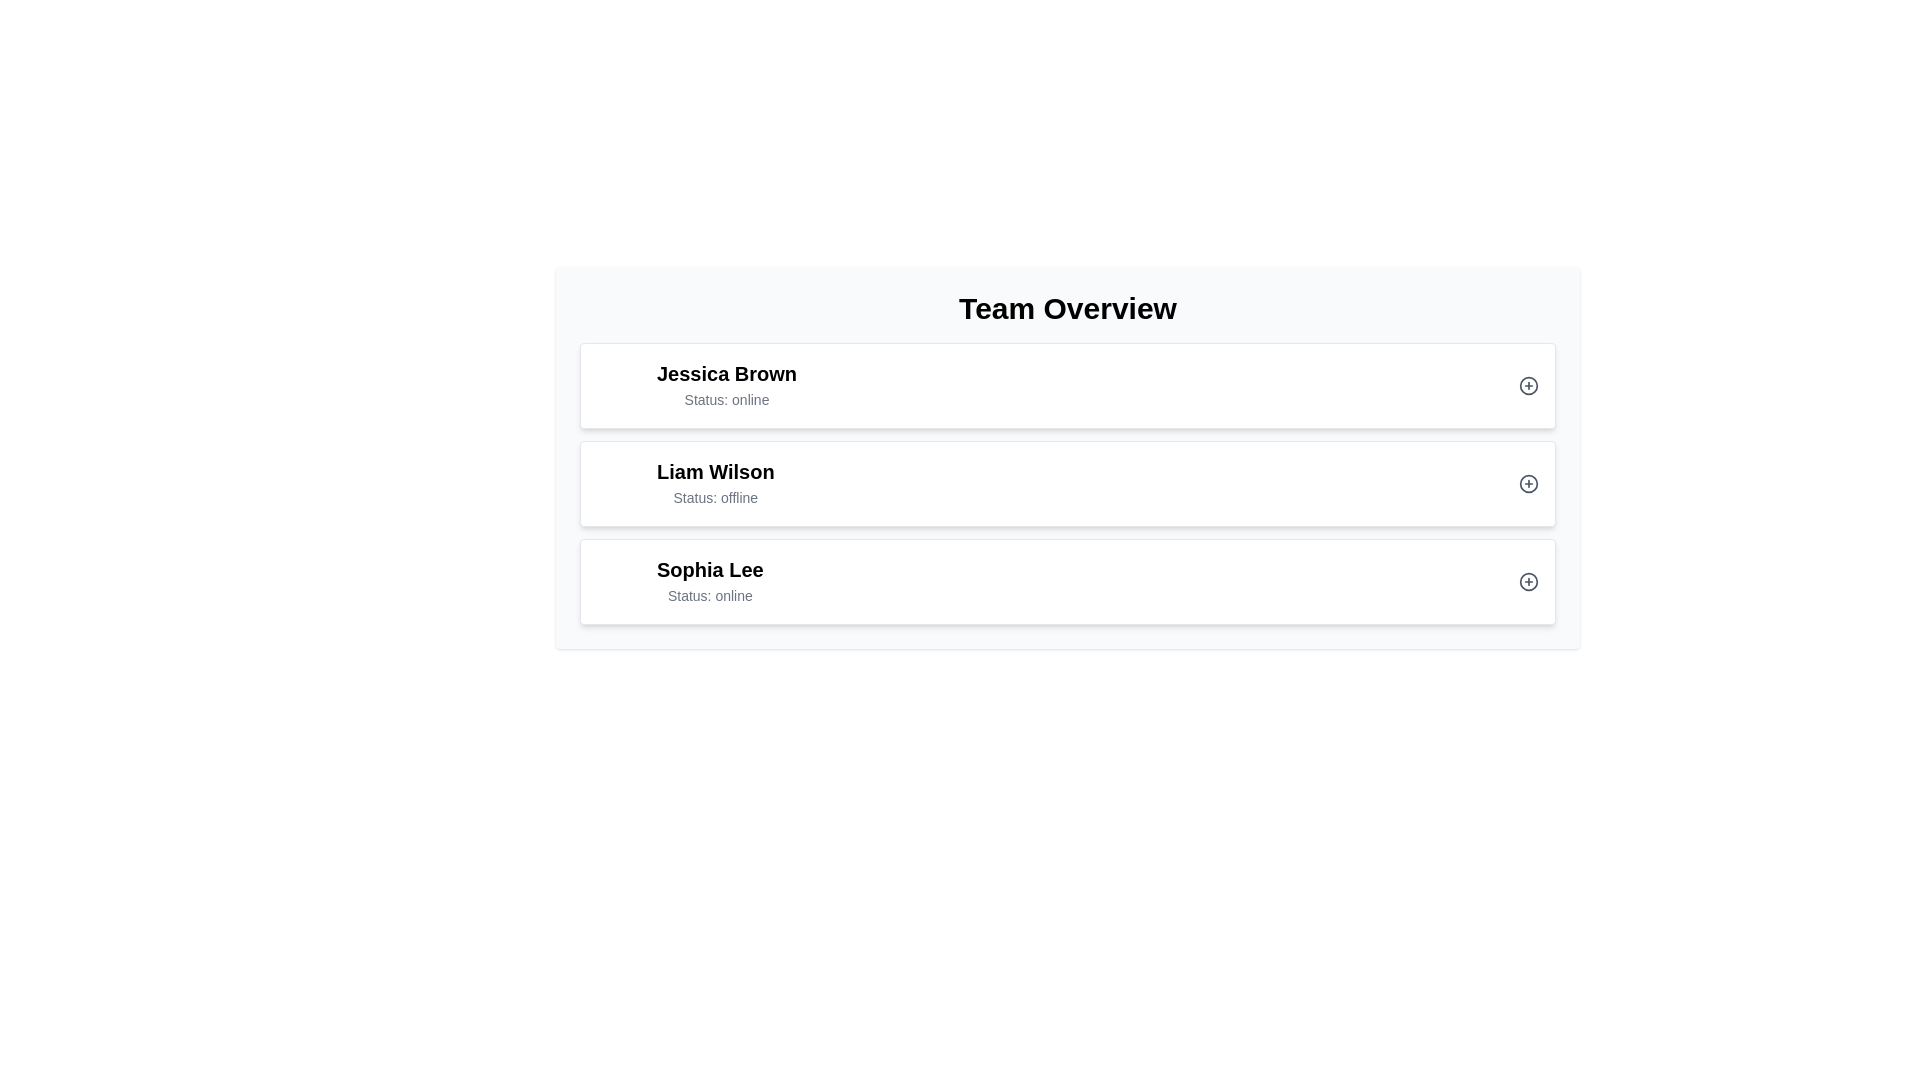 The width and height of the screenshot is (1920, 1080). Describe the element at coordinates (685, 483) in the screenshot. I see `the text display component showing the name and online status of team member Liam Wilson, who is currently offline` at that location.